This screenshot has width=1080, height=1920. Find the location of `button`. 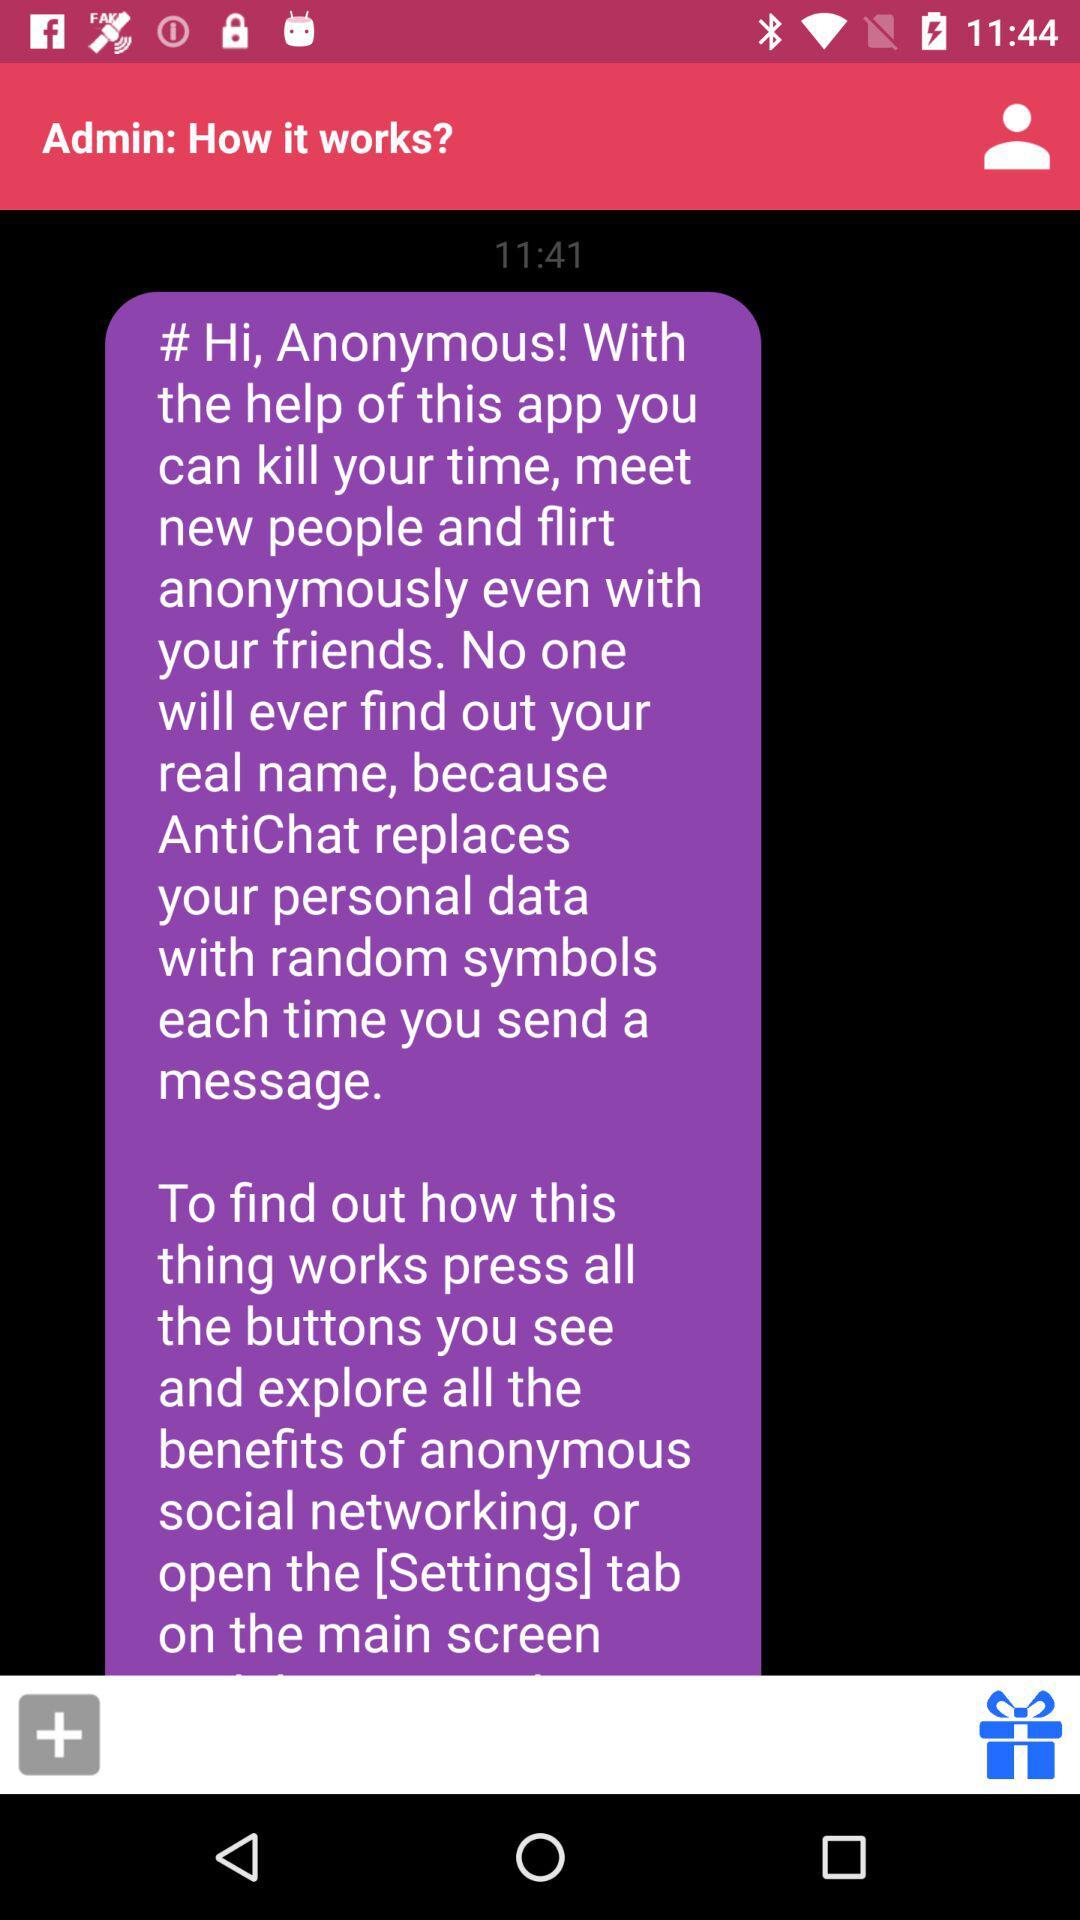

button is located at coordinates (58, 1733).